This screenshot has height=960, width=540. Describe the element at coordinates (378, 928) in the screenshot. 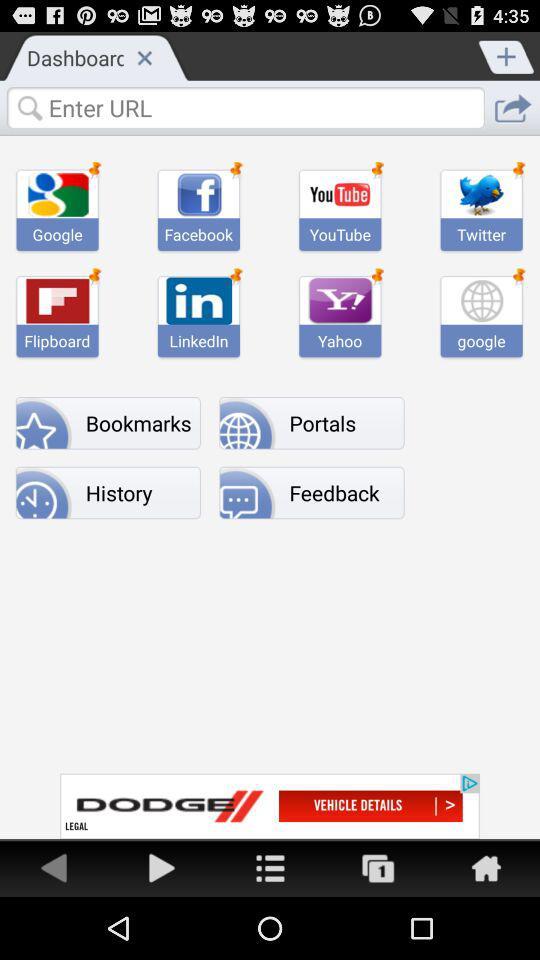

I see `the copy icon` at that location.